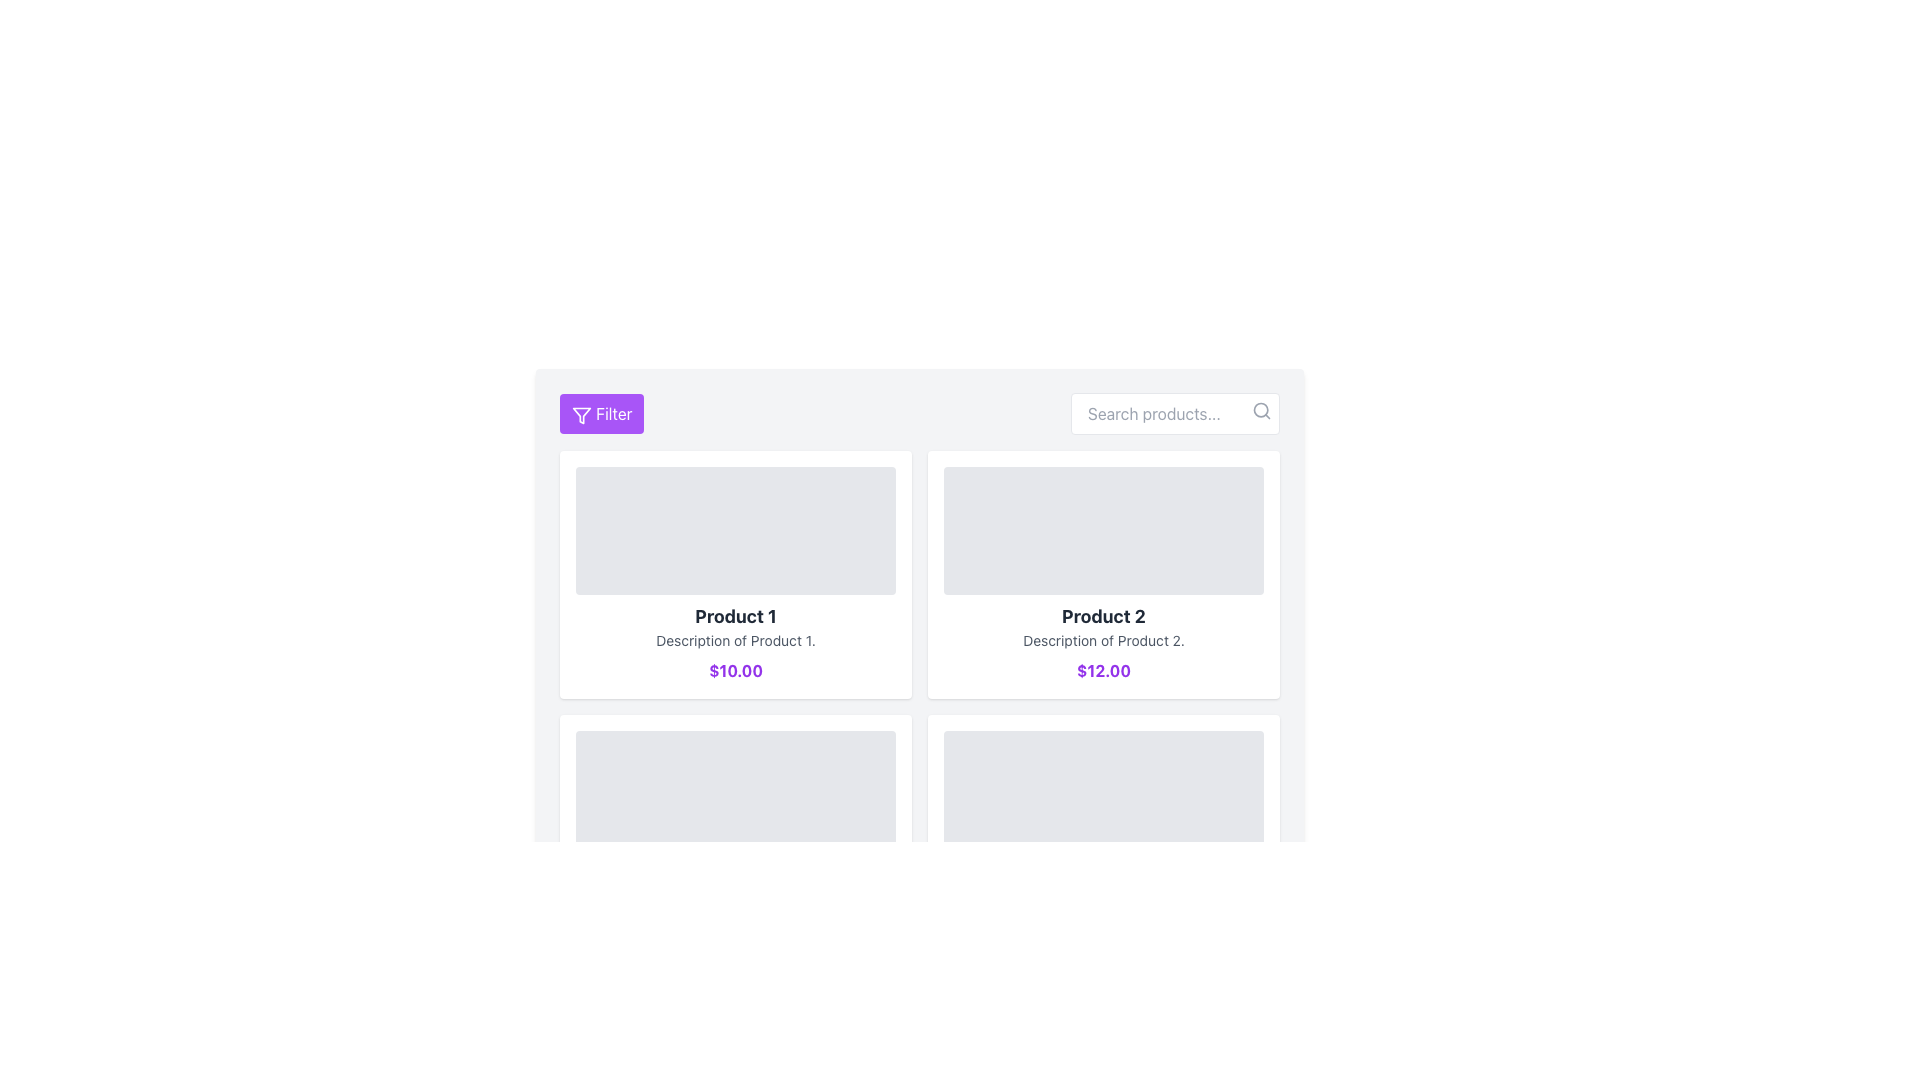 This screenshot has width=1920, height=1080. I want to click on the Text Label that displays the product title, located centrally below the gray placeholder image within the product card, so click(734, 616).